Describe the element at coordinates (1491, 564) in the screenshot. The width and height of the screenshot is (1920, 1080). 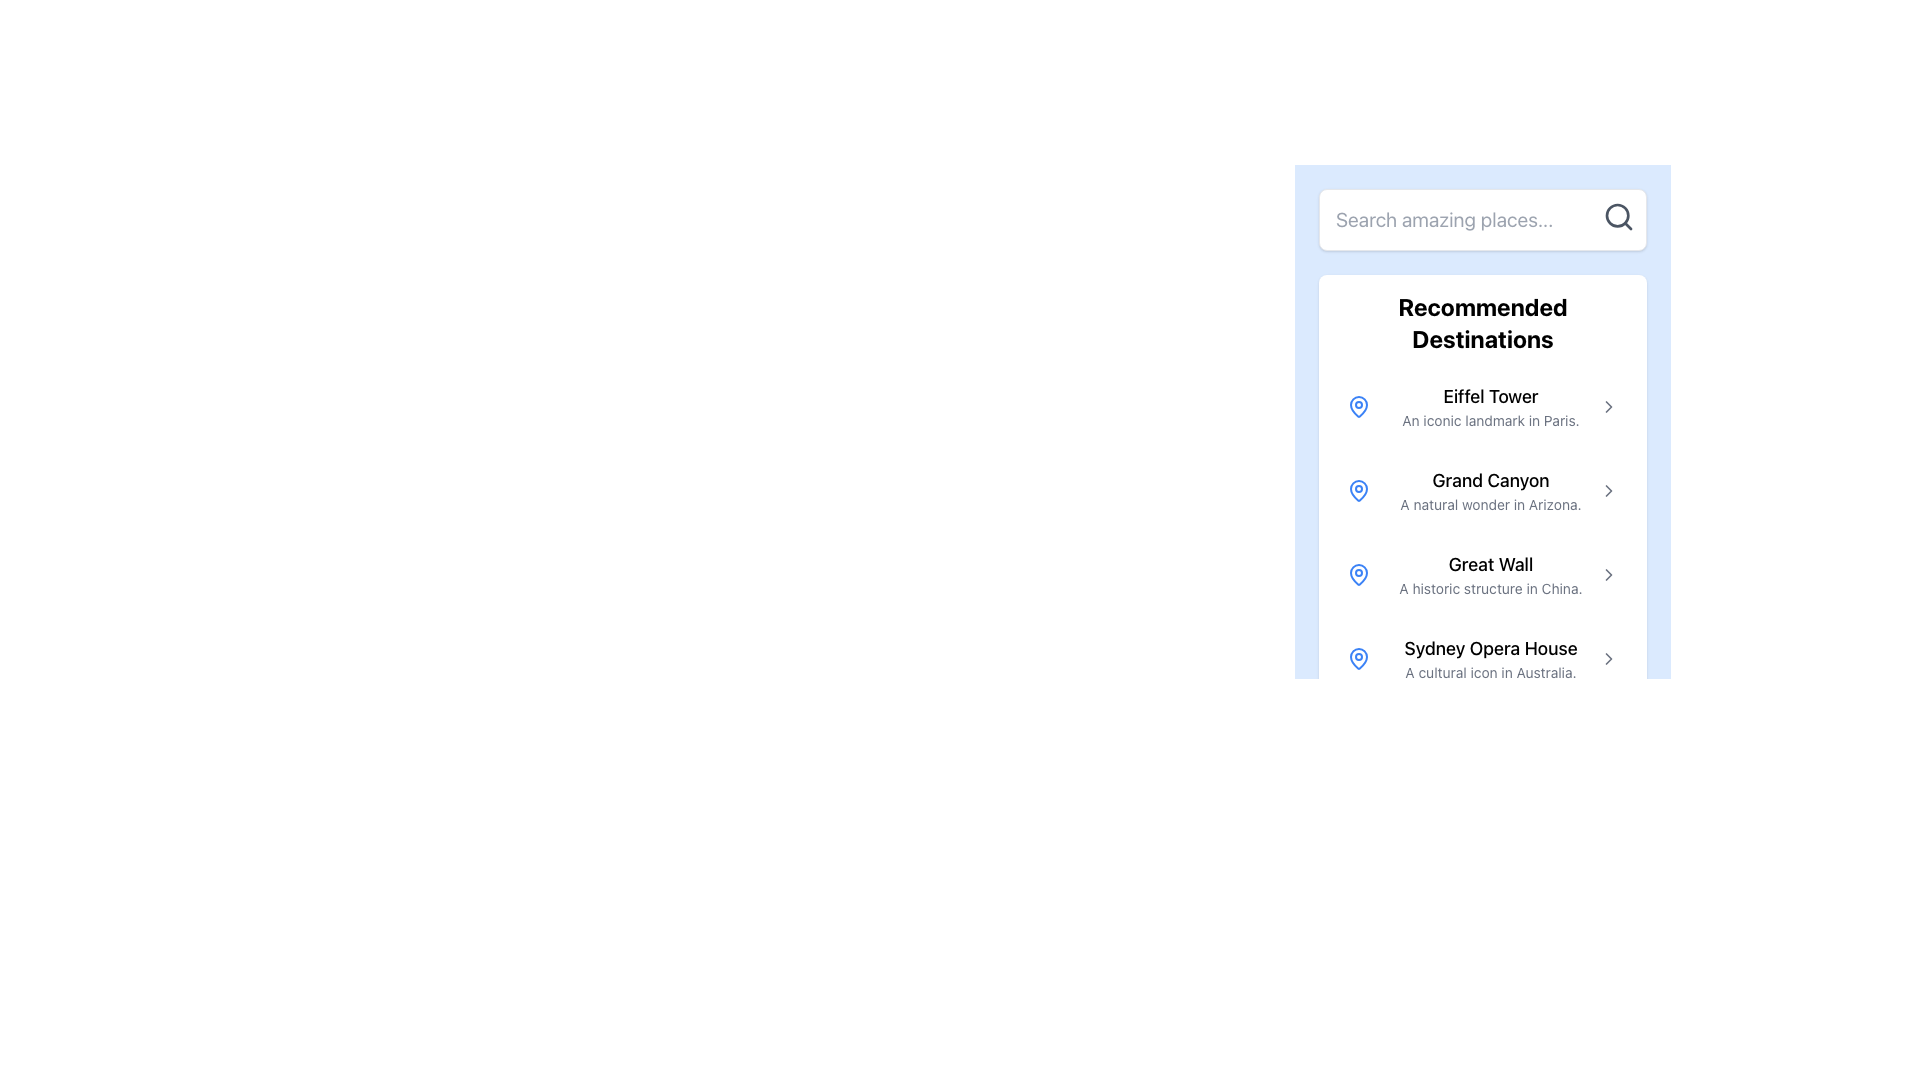
I see `the main title text in the third listing item of the 'Recommended Destinations' section, which displays the name of the destination and is located to the right of a blue location icon` at that location.